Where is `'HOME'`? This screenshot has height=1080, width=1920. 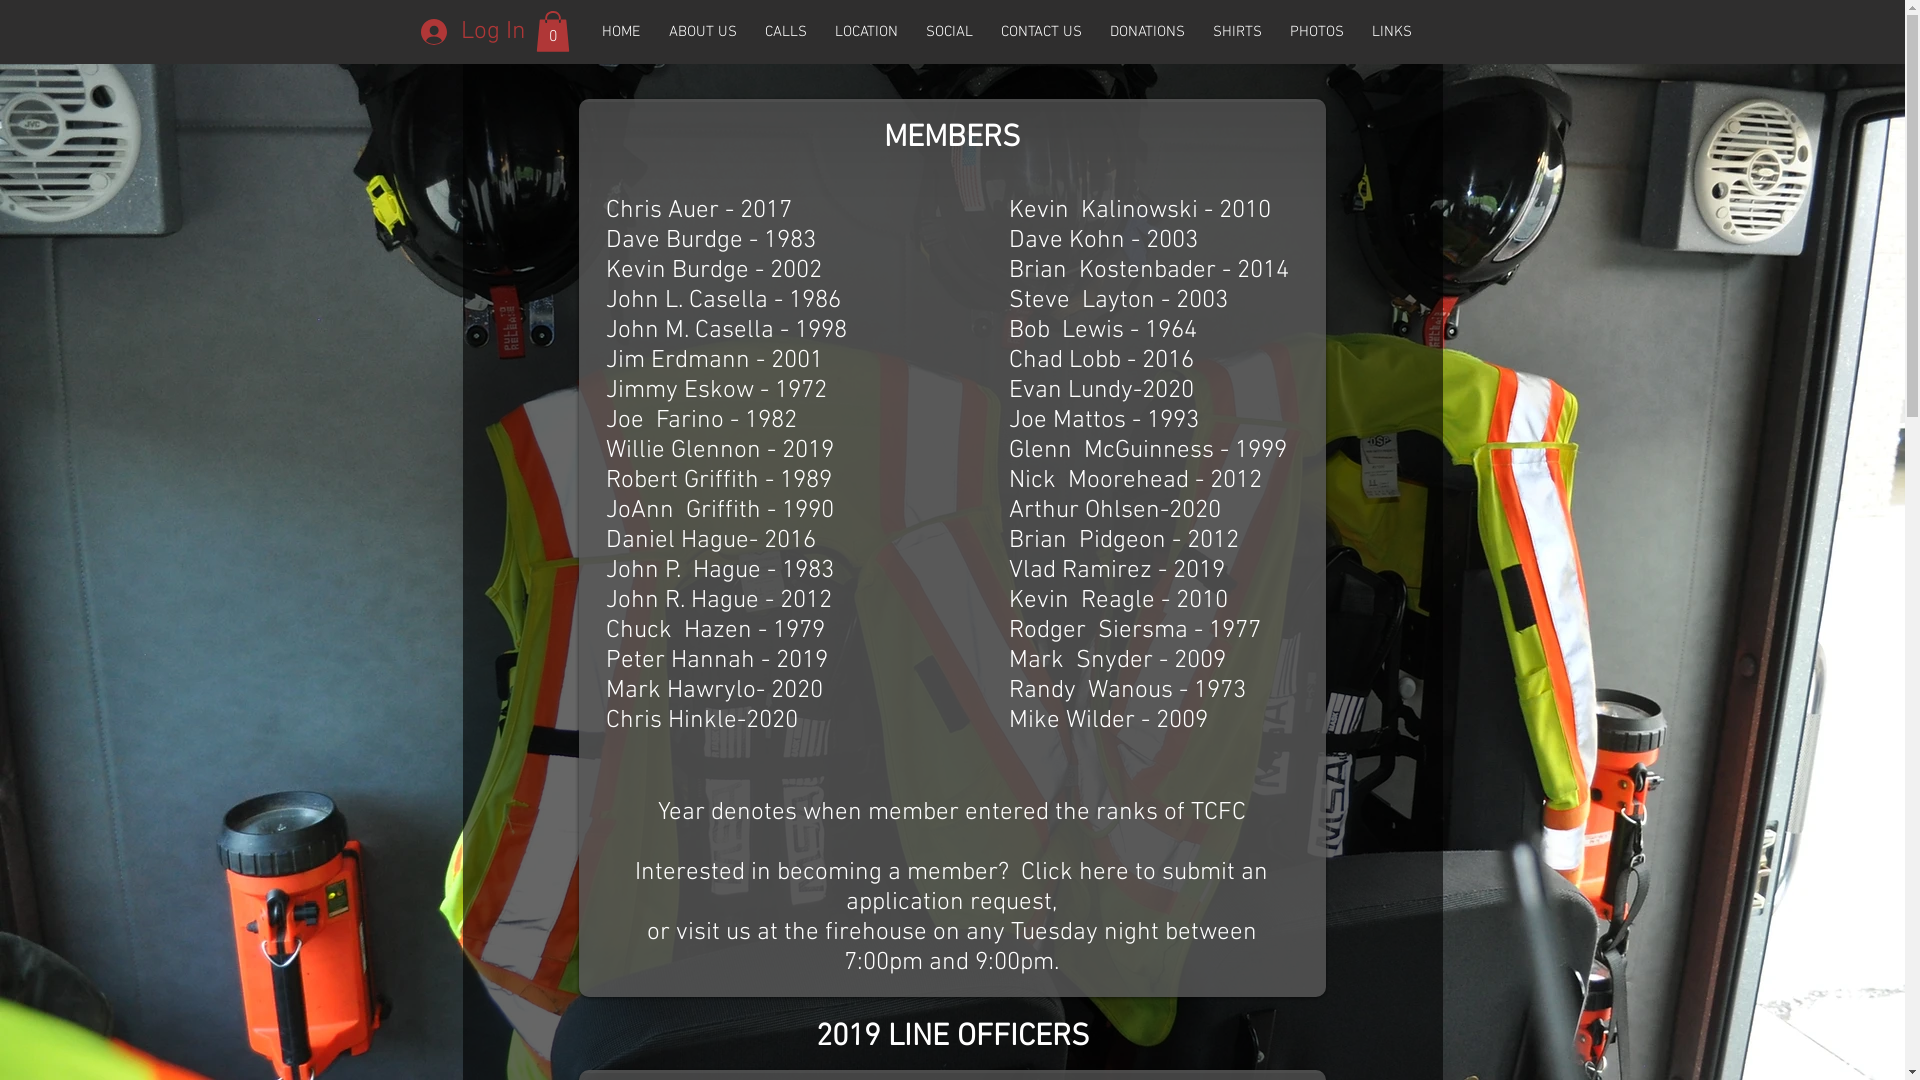
'HOME' is located at coordinates (587, 31).